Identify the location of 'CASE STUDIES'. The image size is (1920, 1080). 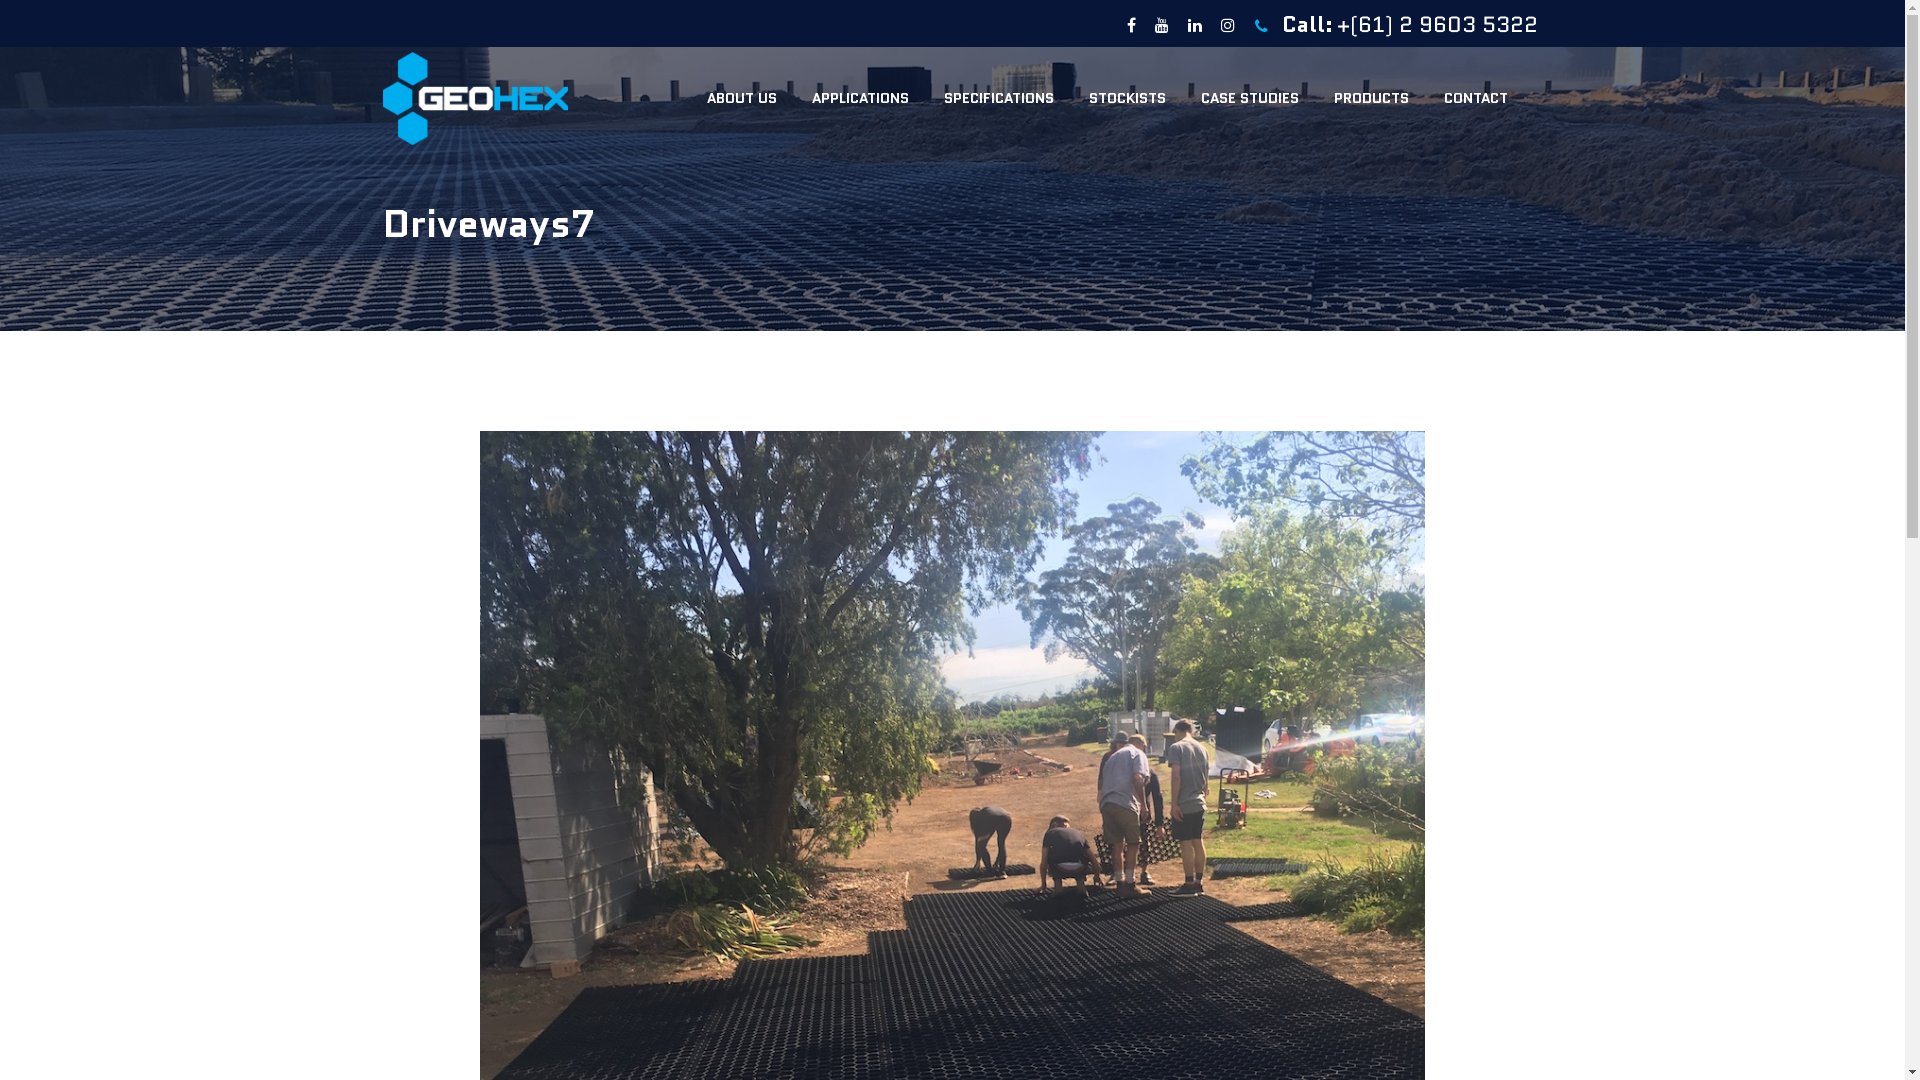
(1248, 98).